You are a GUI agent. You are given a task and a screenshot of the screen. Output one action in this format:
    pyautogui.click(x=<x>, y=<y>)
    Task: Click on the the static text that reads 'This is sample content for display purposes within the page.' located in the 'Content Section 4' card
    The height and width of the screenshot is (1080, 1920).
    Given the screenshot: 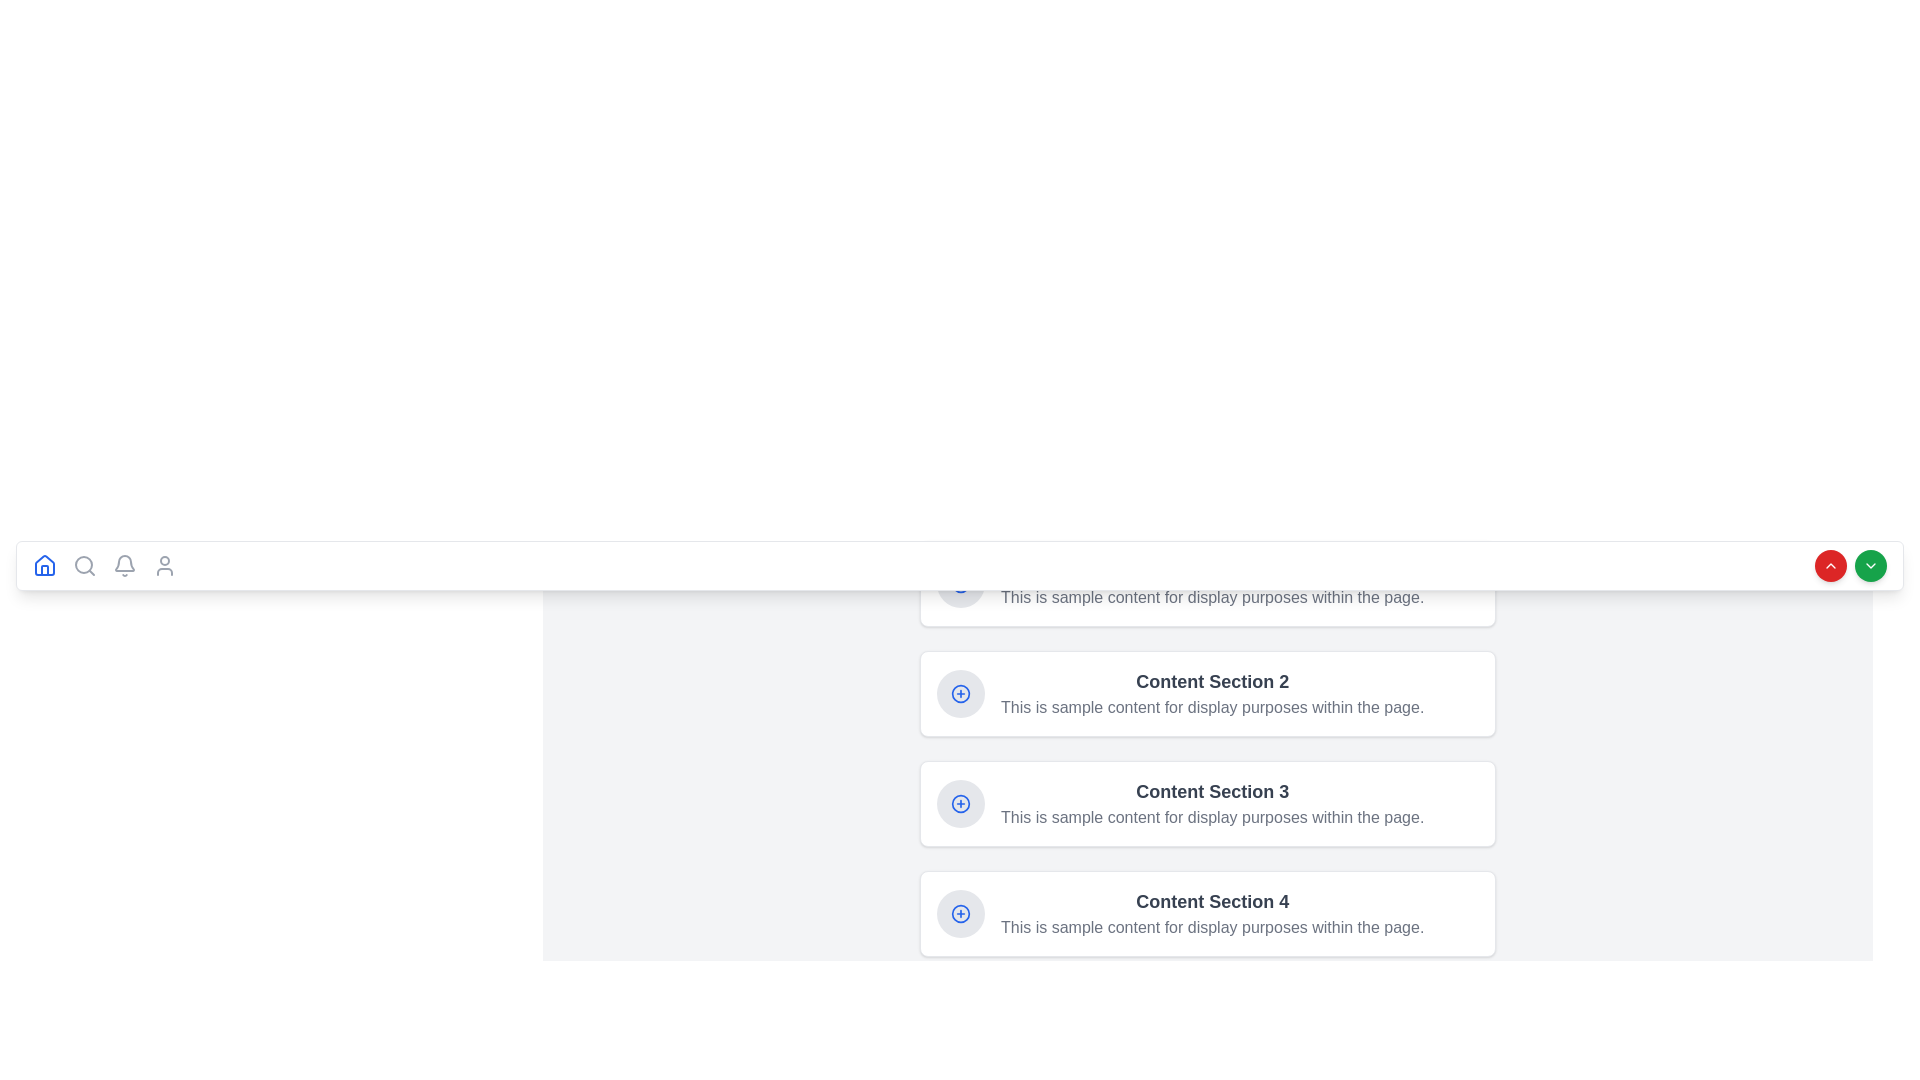 What is the action you would take?
    pyautogui.click(x=1211, y=928)
    